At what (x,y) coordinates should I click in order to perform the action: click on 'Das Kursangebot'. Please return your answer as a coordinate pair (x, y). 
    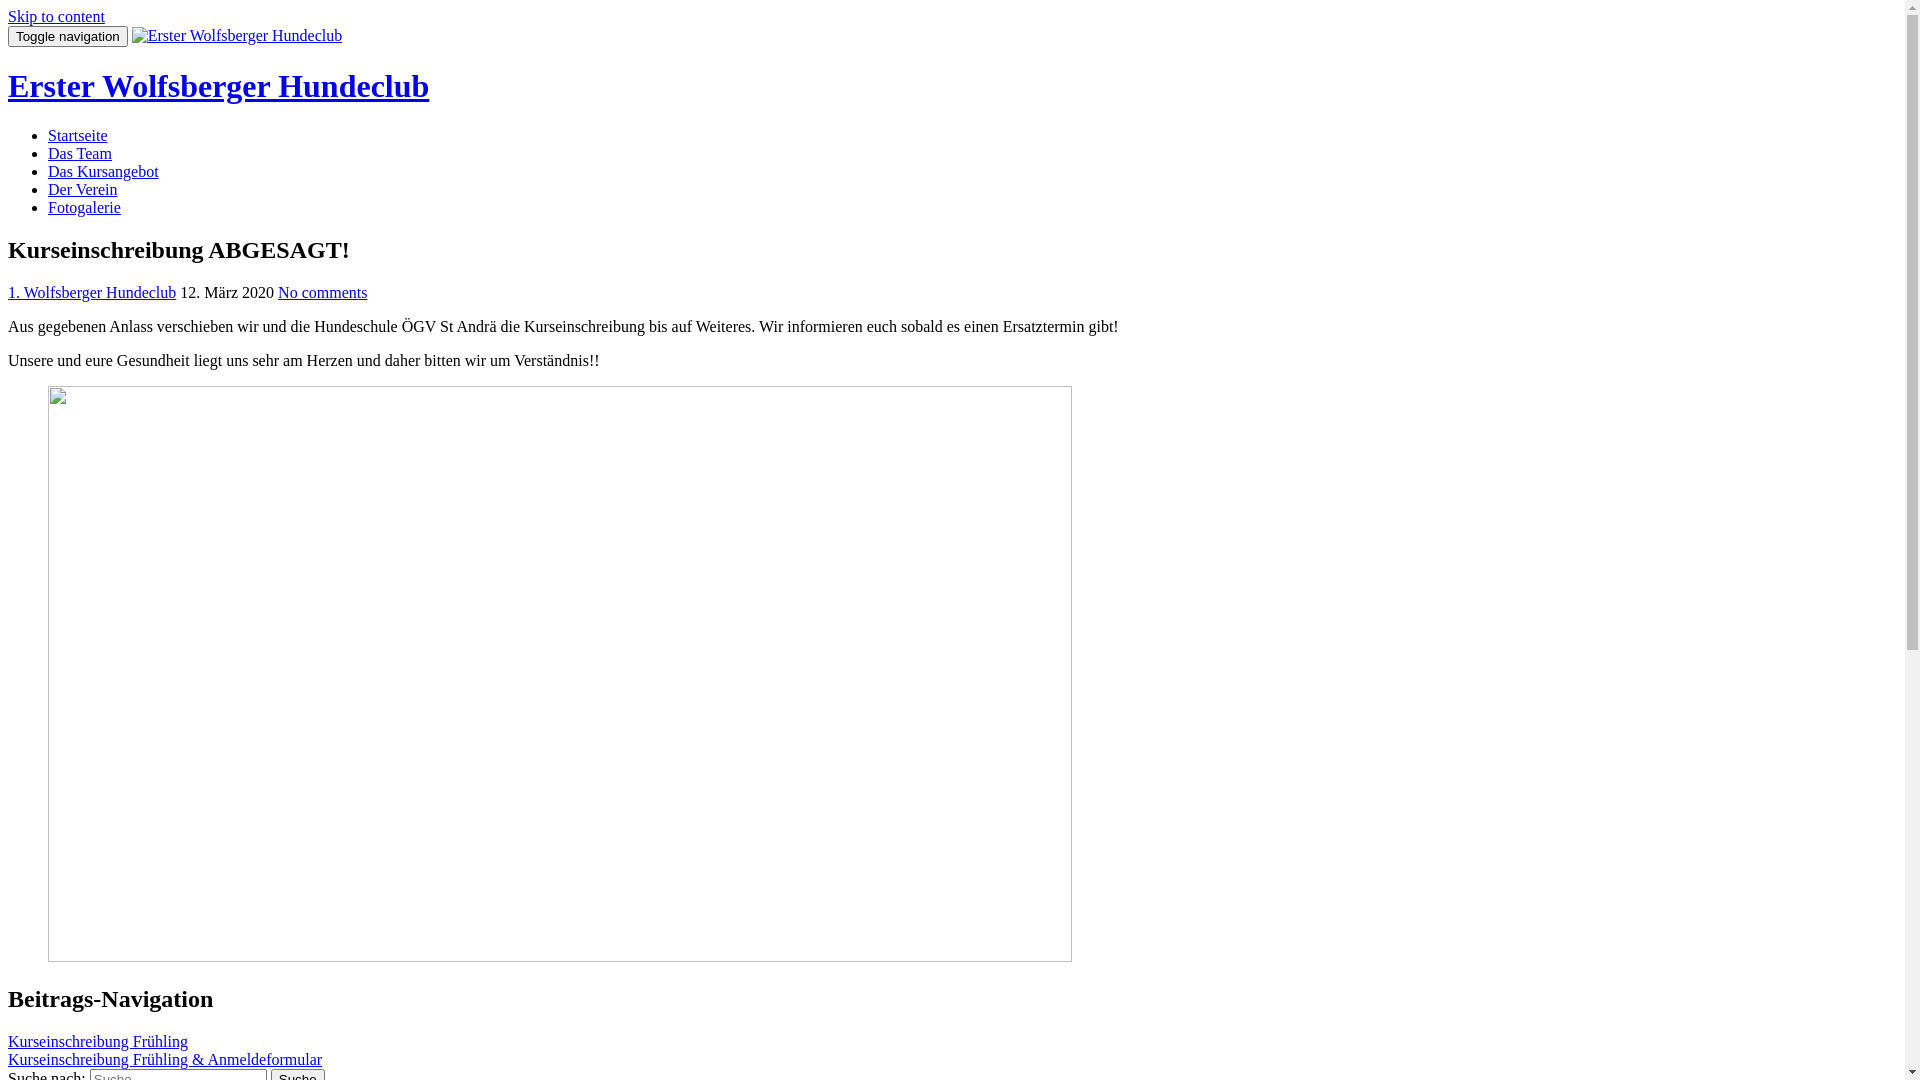
    Looking at the image, I should click on (102, 170).